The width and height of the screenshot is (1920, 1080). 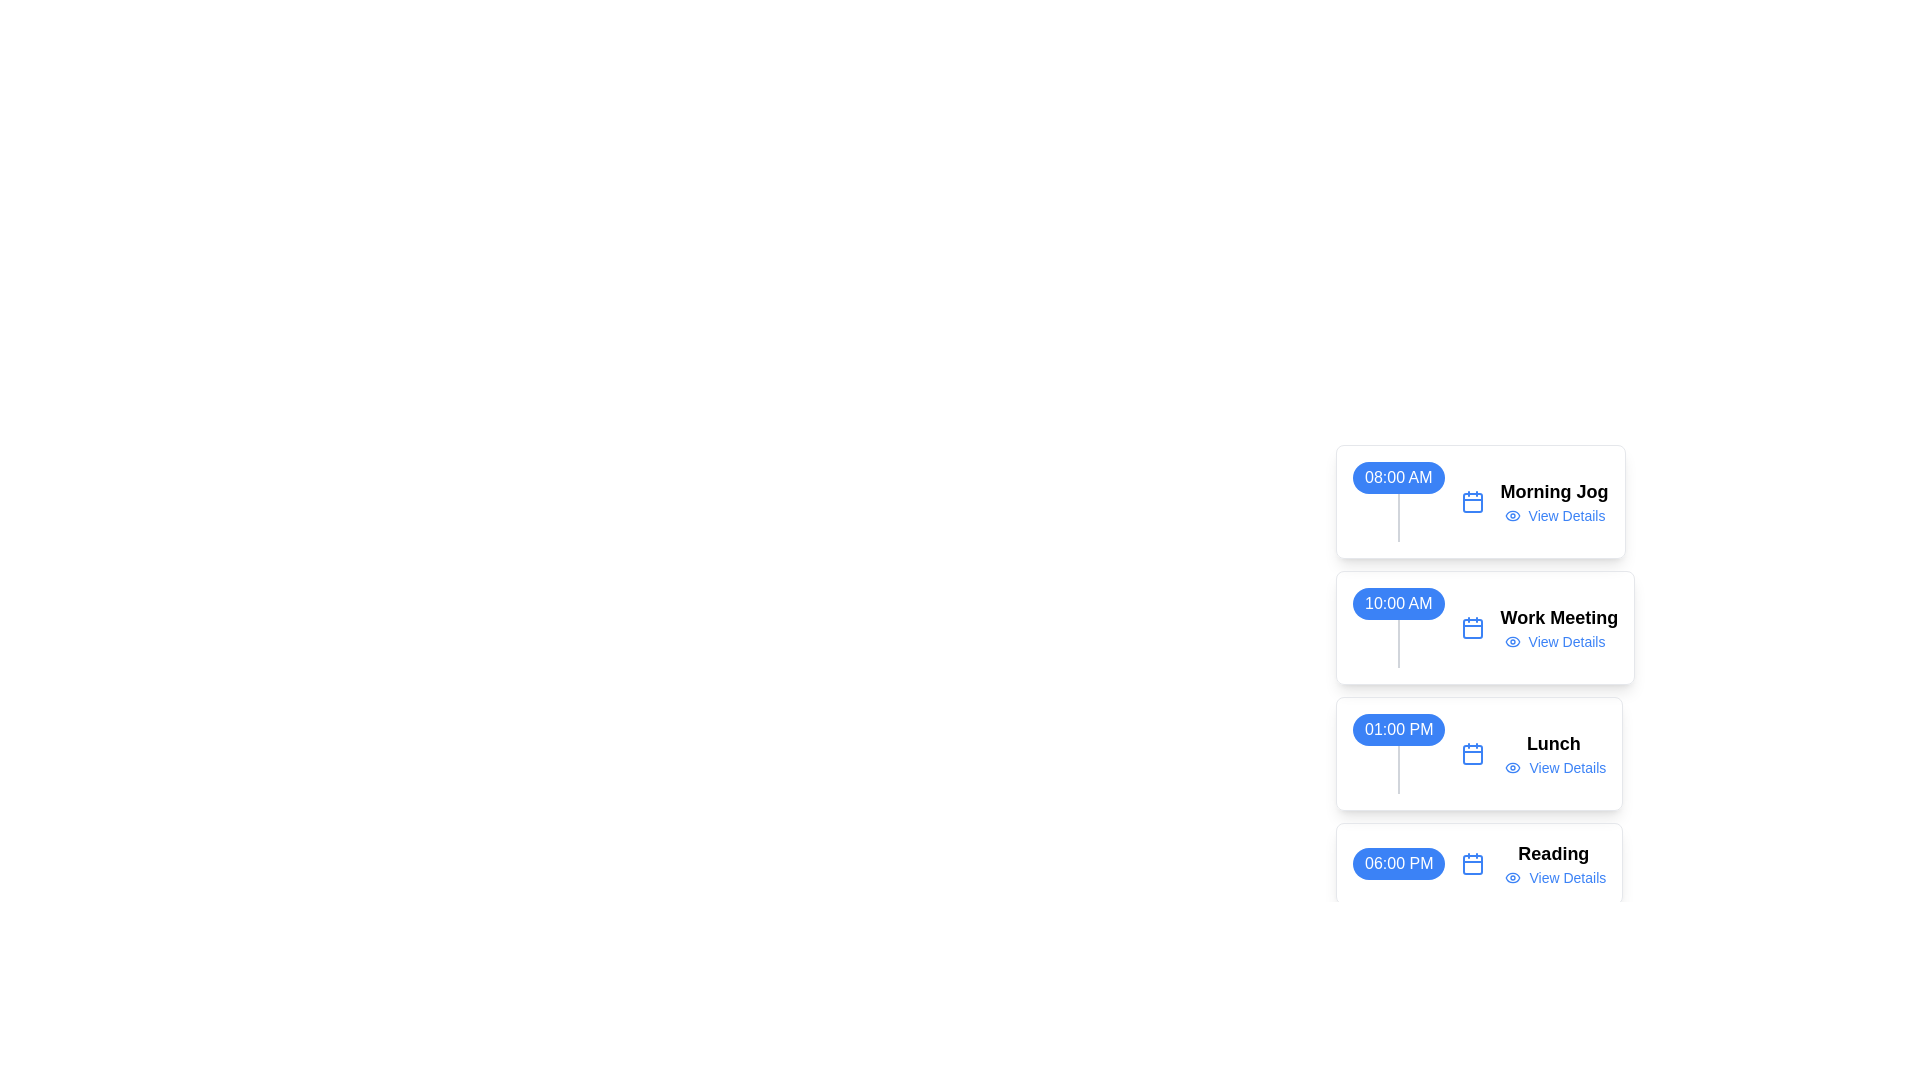 I want to click on the blue capsule-shaped button labeled '10:00 AM', which is the second time marker in the event schedule, so click(x=1397, y=627).